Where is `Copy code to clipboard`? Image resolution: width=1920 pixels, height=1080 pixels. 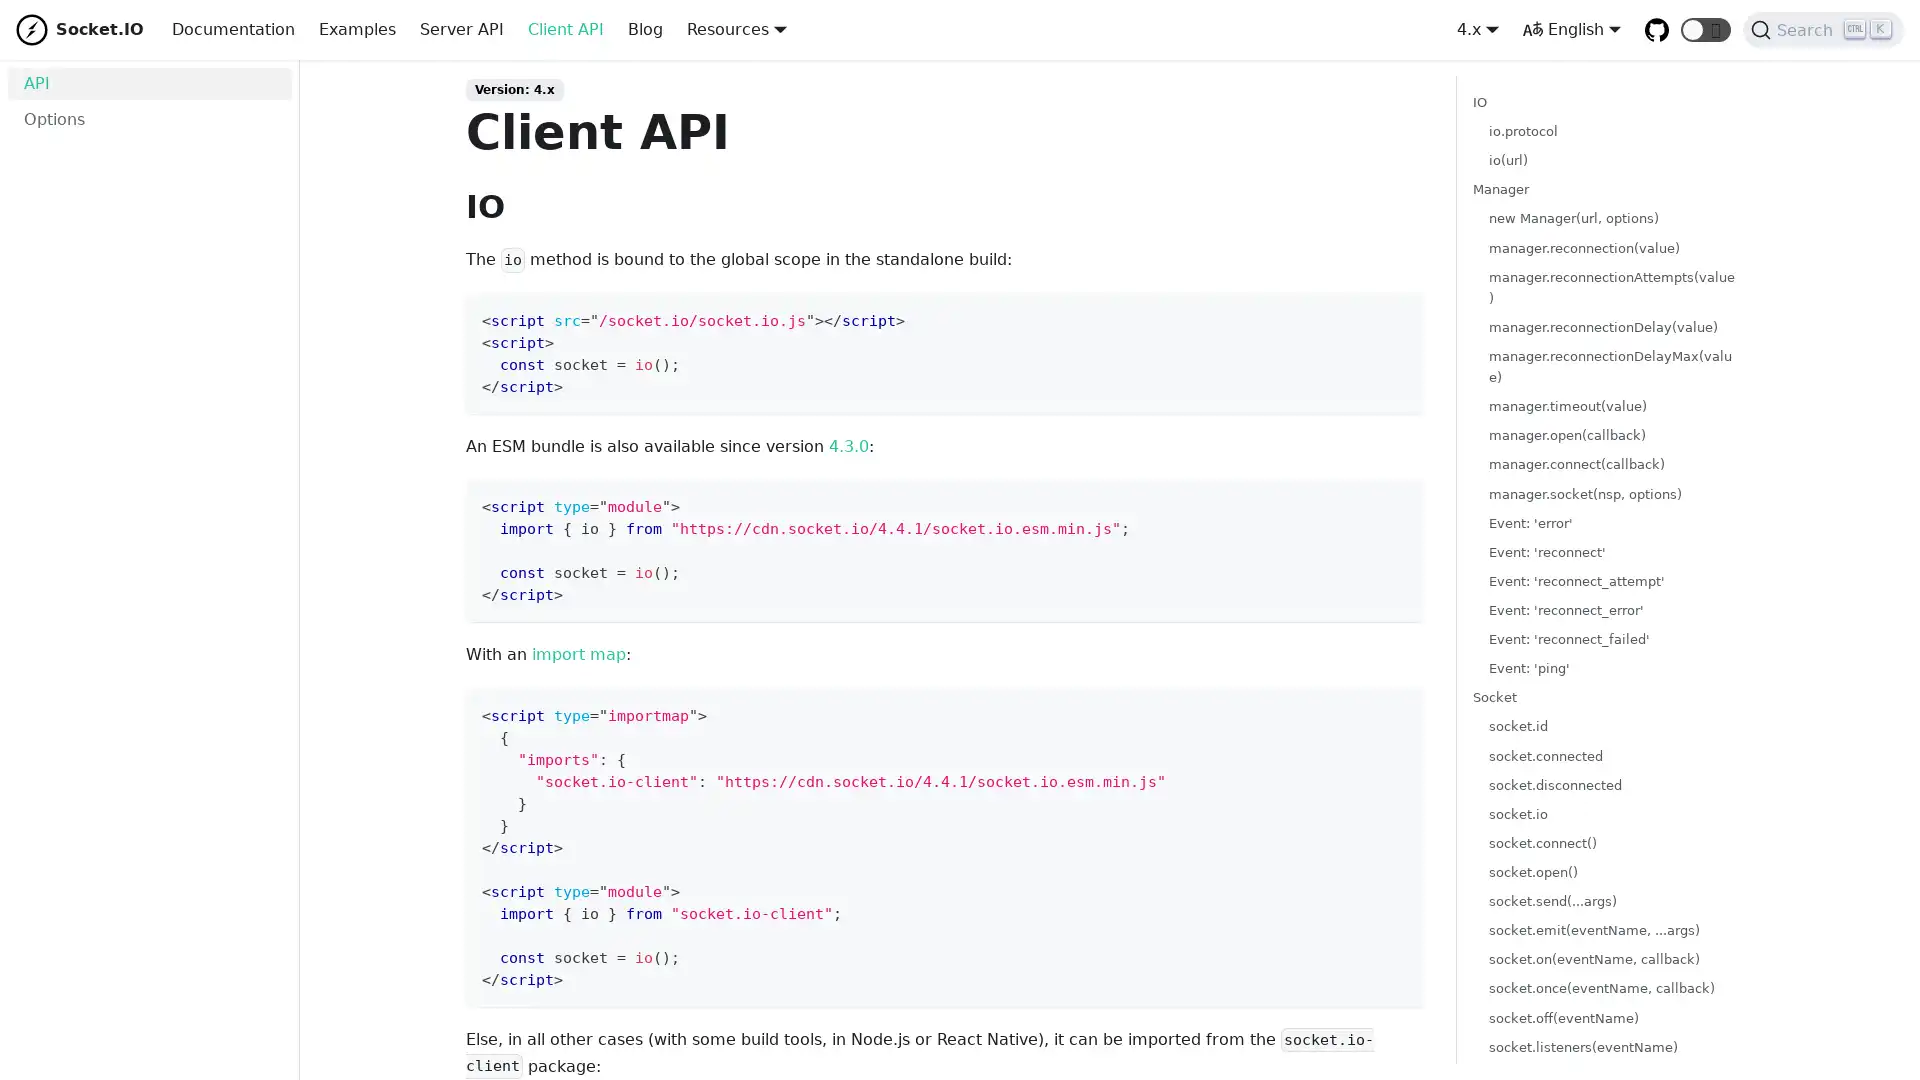 Copy code to clipboard is located at coordinates (1390, 708).